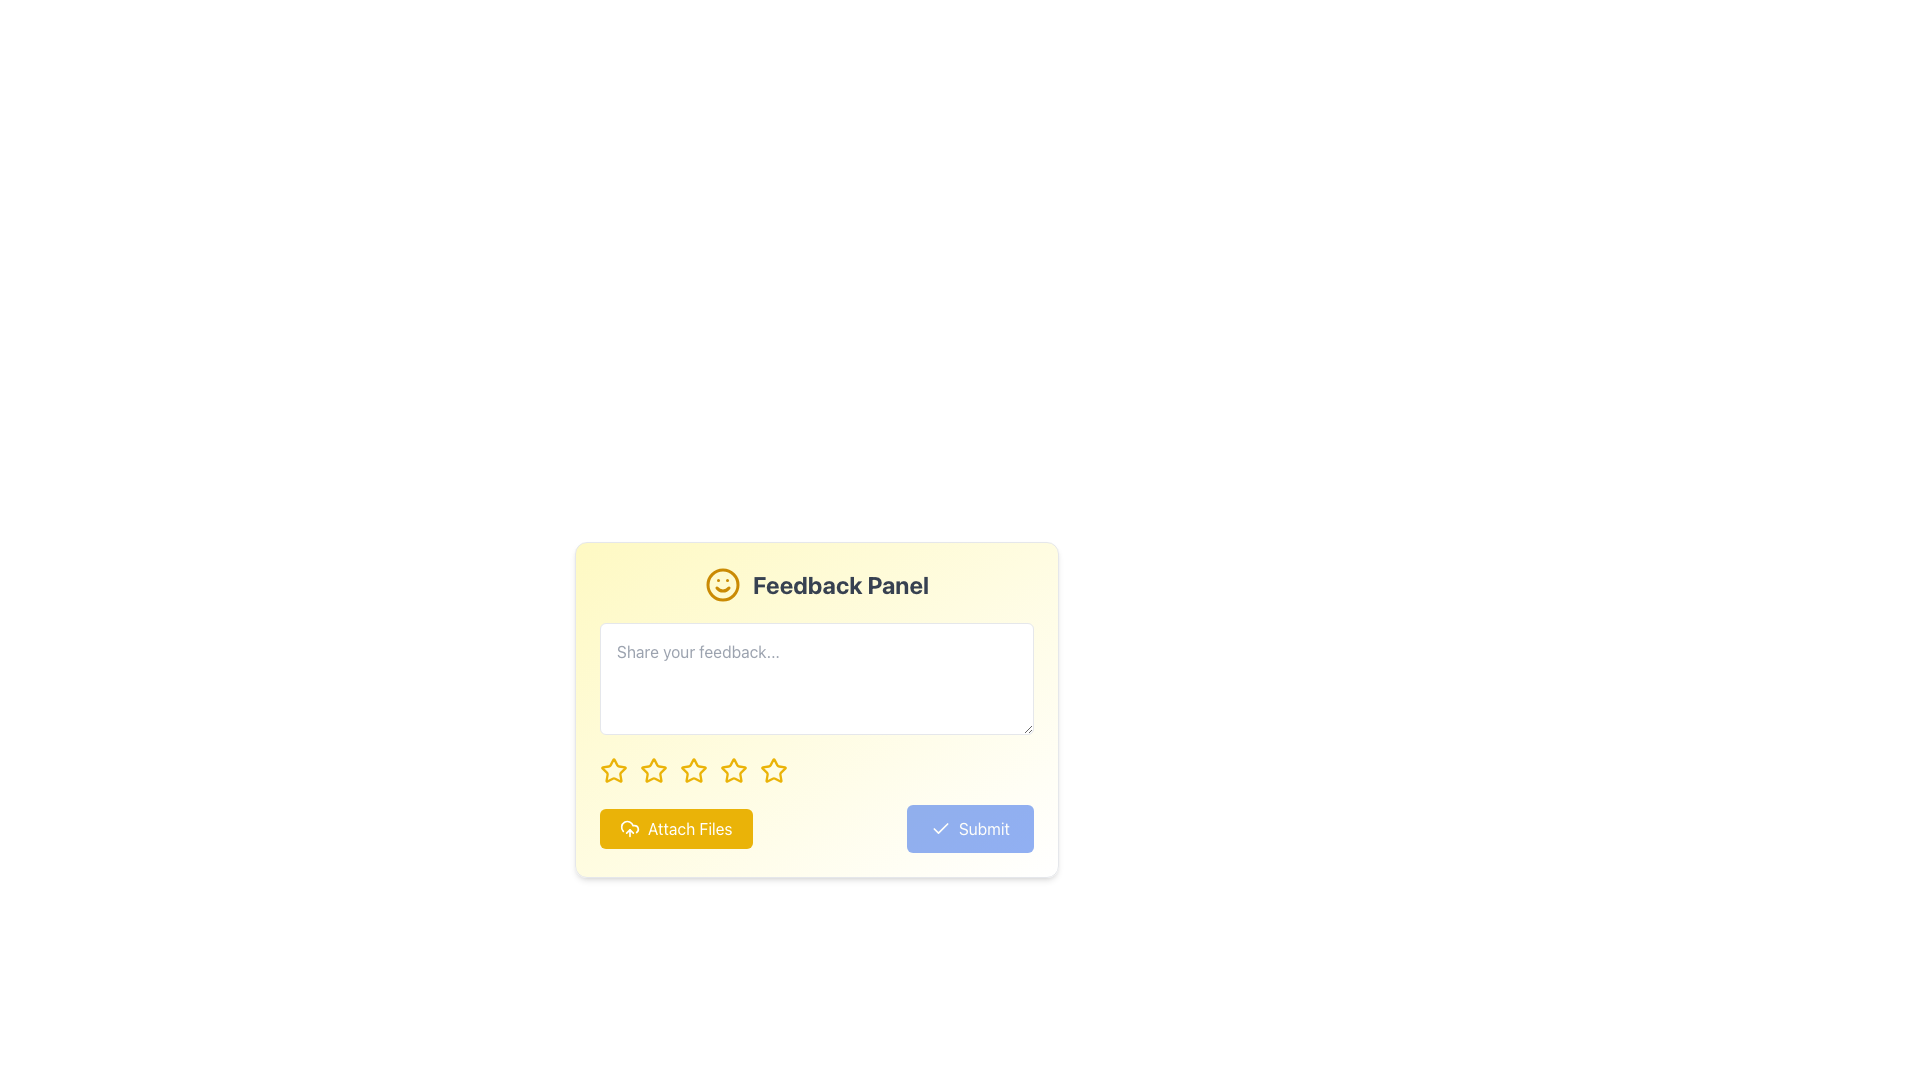 This screenshot has width=1920, height=1080. What do you see at coordinates (694, 769) in the screenshot?
I see `the second star icon in the feedback section to provide a rating` at bounding box center [694, 769].